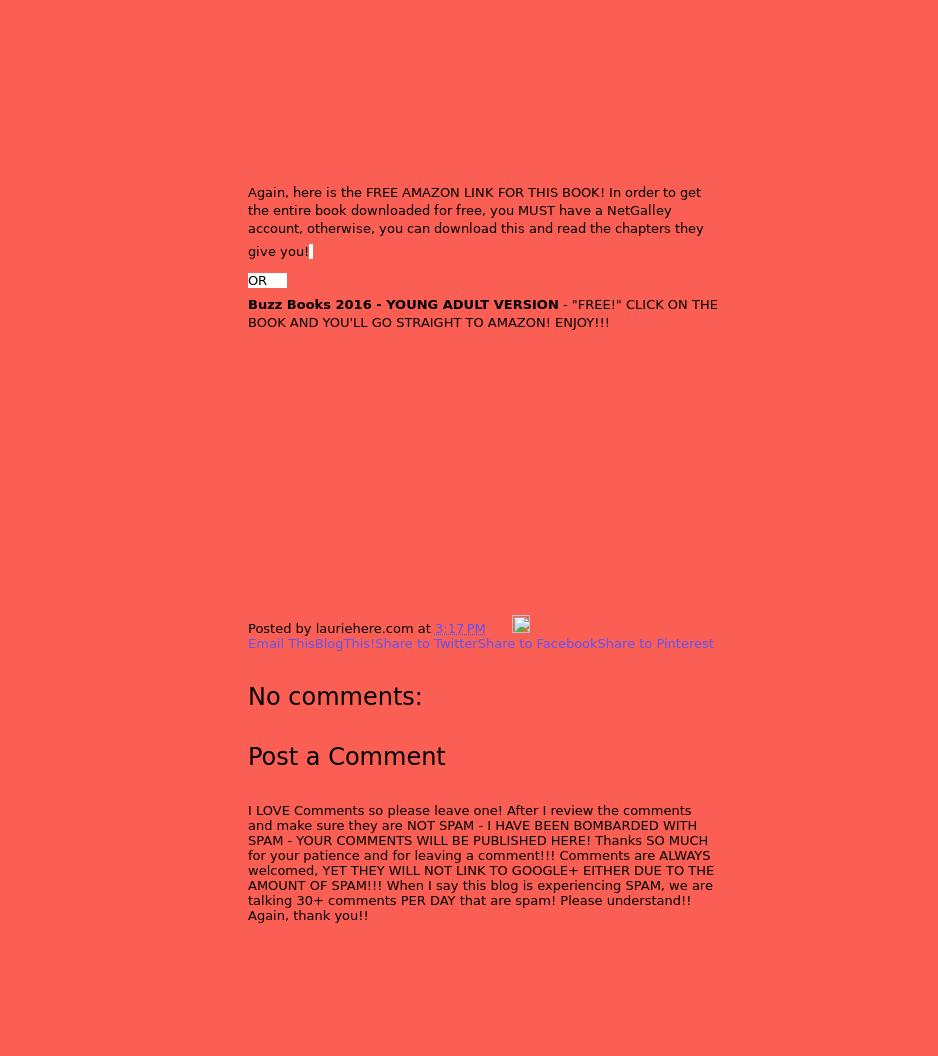 The image size is (938, 1056). I want to click on '- "FREE!" CLICK ON THE BOOK AND YOU'LL GO STRAIGHT TO AMAZON! ENJOY!!!', so click(482, 312).